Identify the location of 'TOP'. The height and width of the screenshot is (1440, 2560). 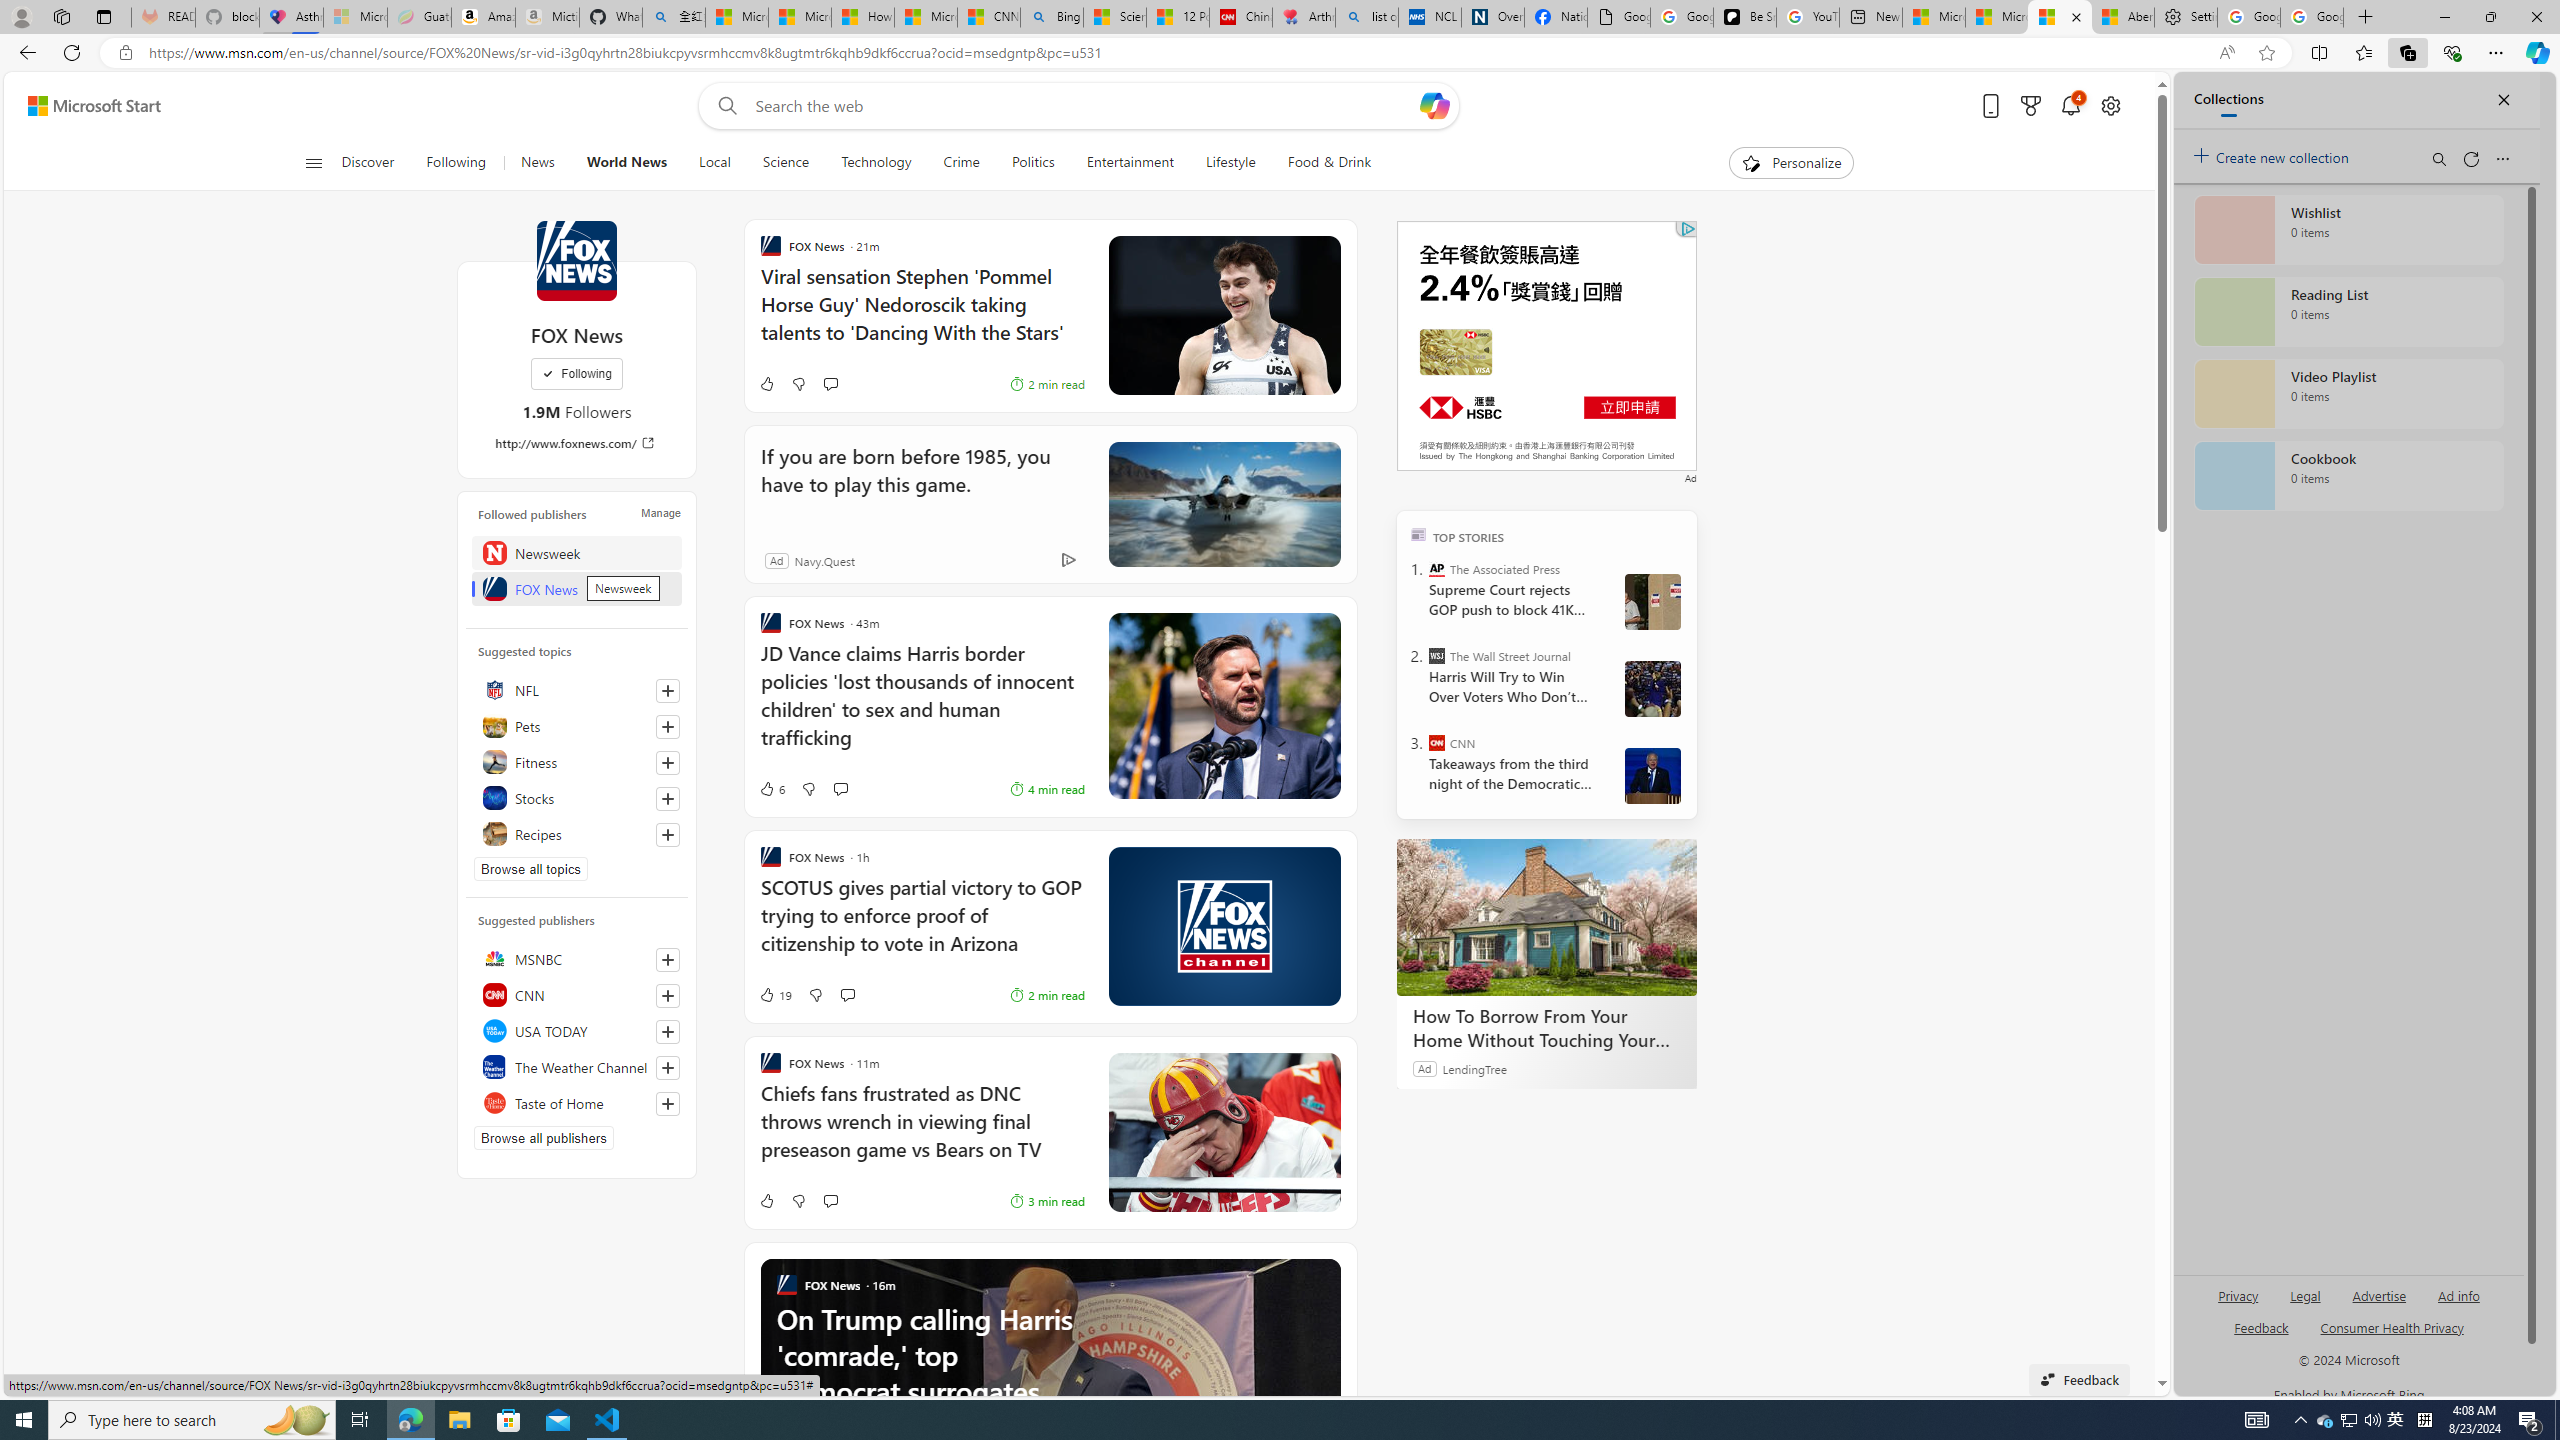
(1418, 532).